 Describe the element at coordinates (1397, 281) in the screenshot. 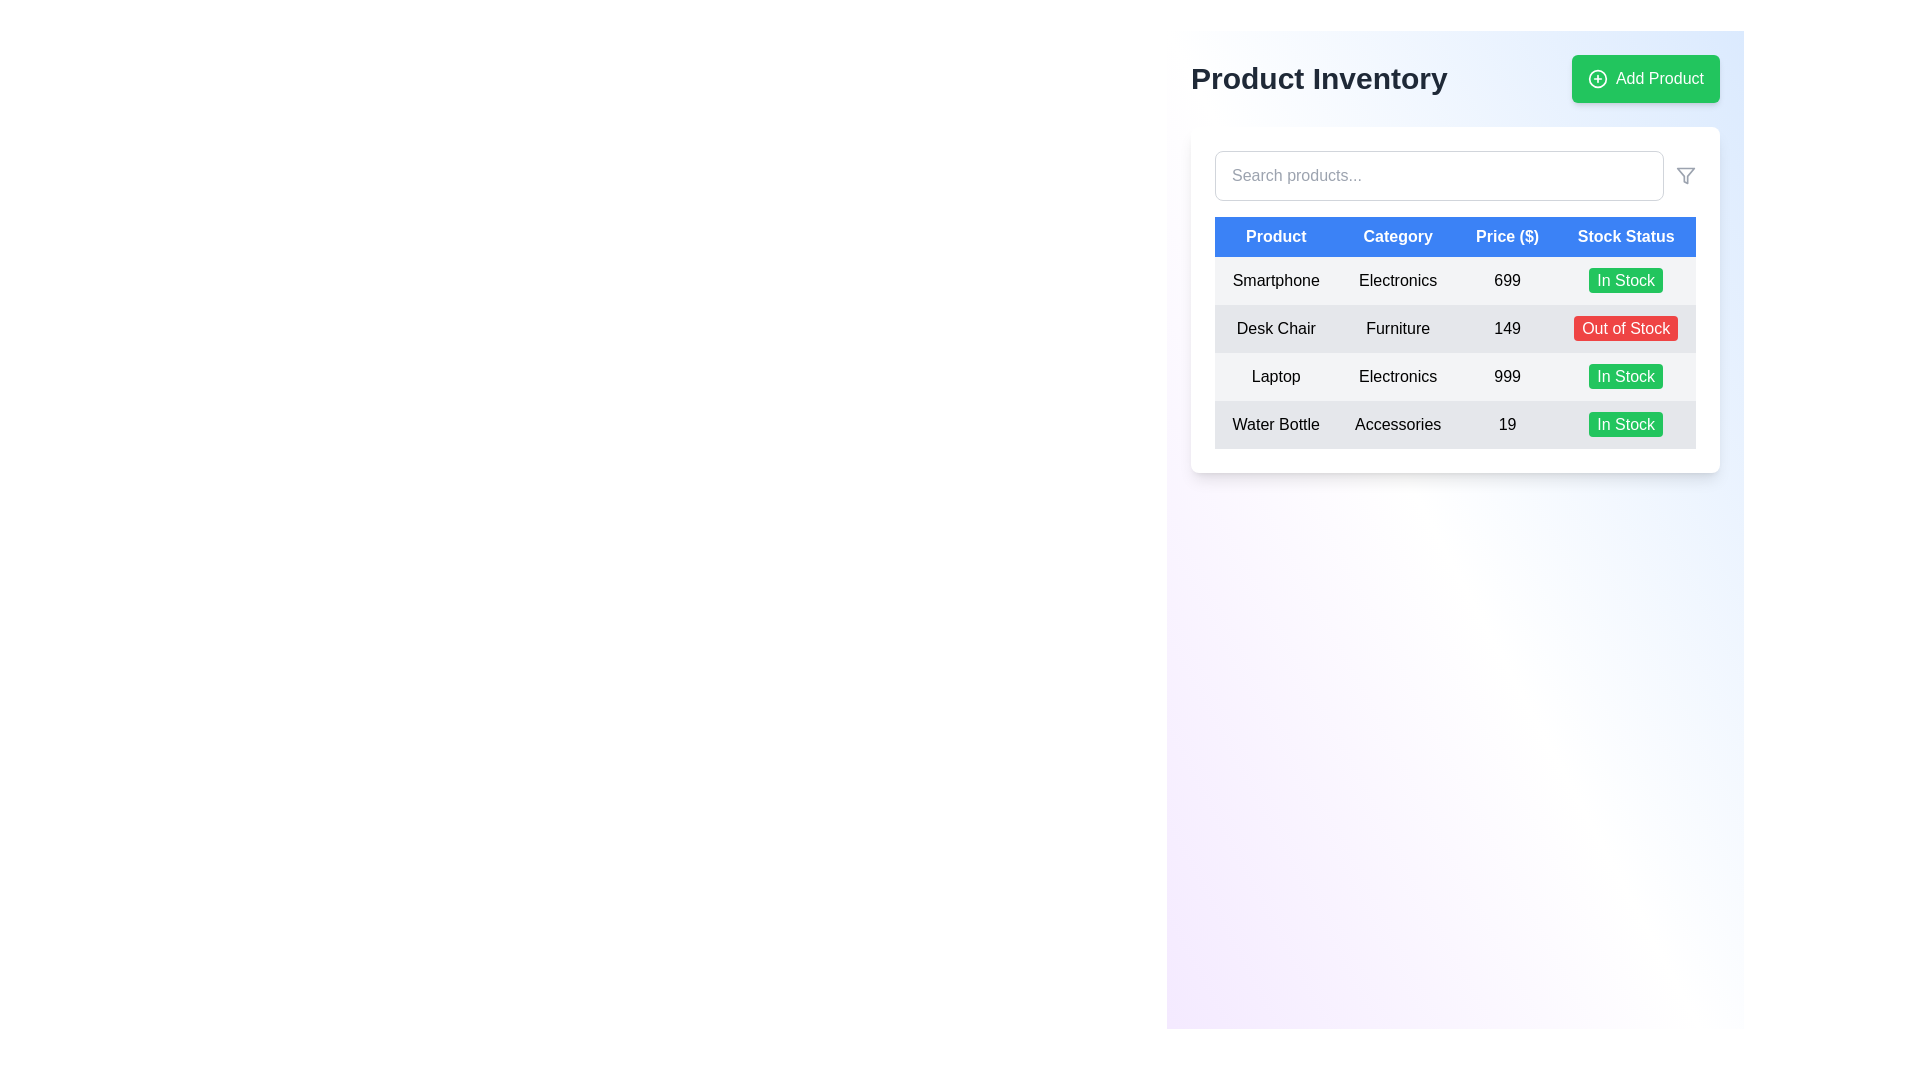

I see `the 'Electronics' text label, which is displayed in black font against a light background, located in the second column of the first data row of a product information table` at that location.